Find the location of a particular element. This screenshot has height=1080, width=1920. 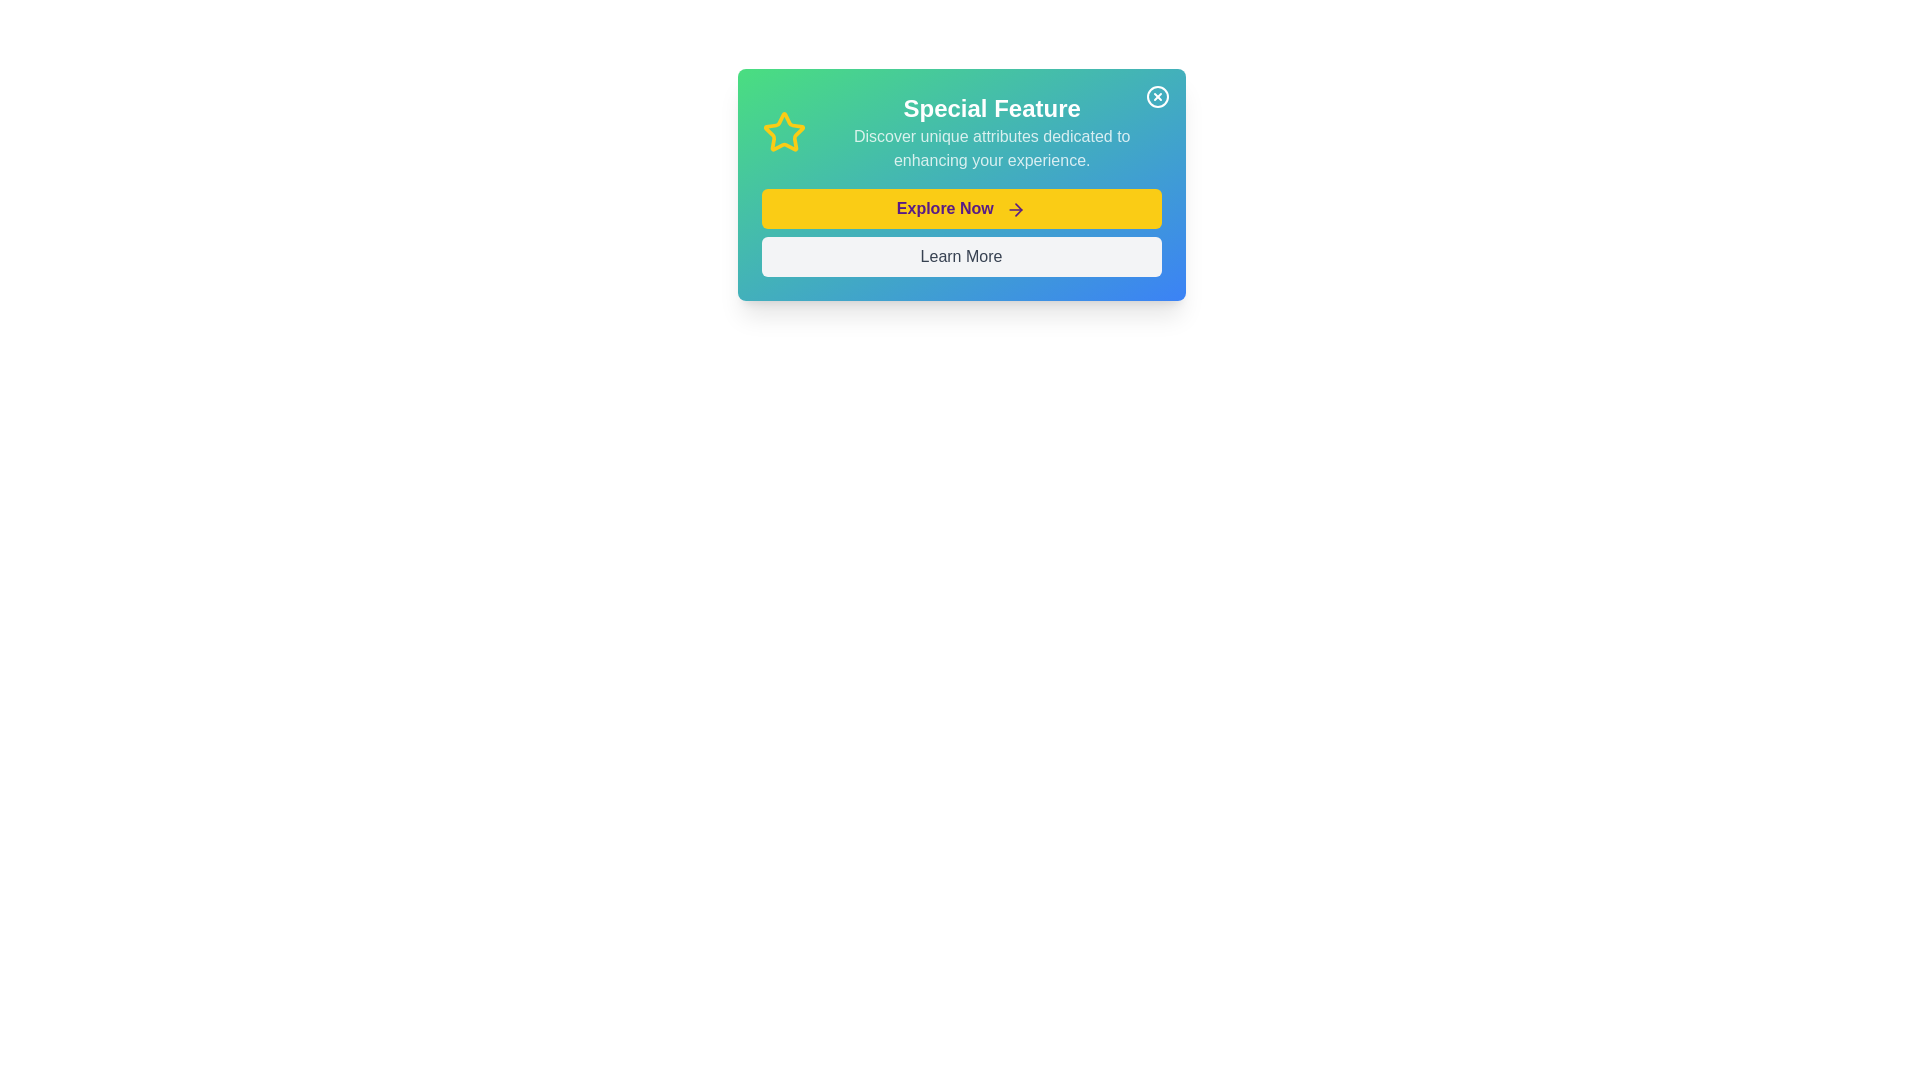

the arrow located on the right side of the 'Explore Now' button is located at coordinates (1016, 209).